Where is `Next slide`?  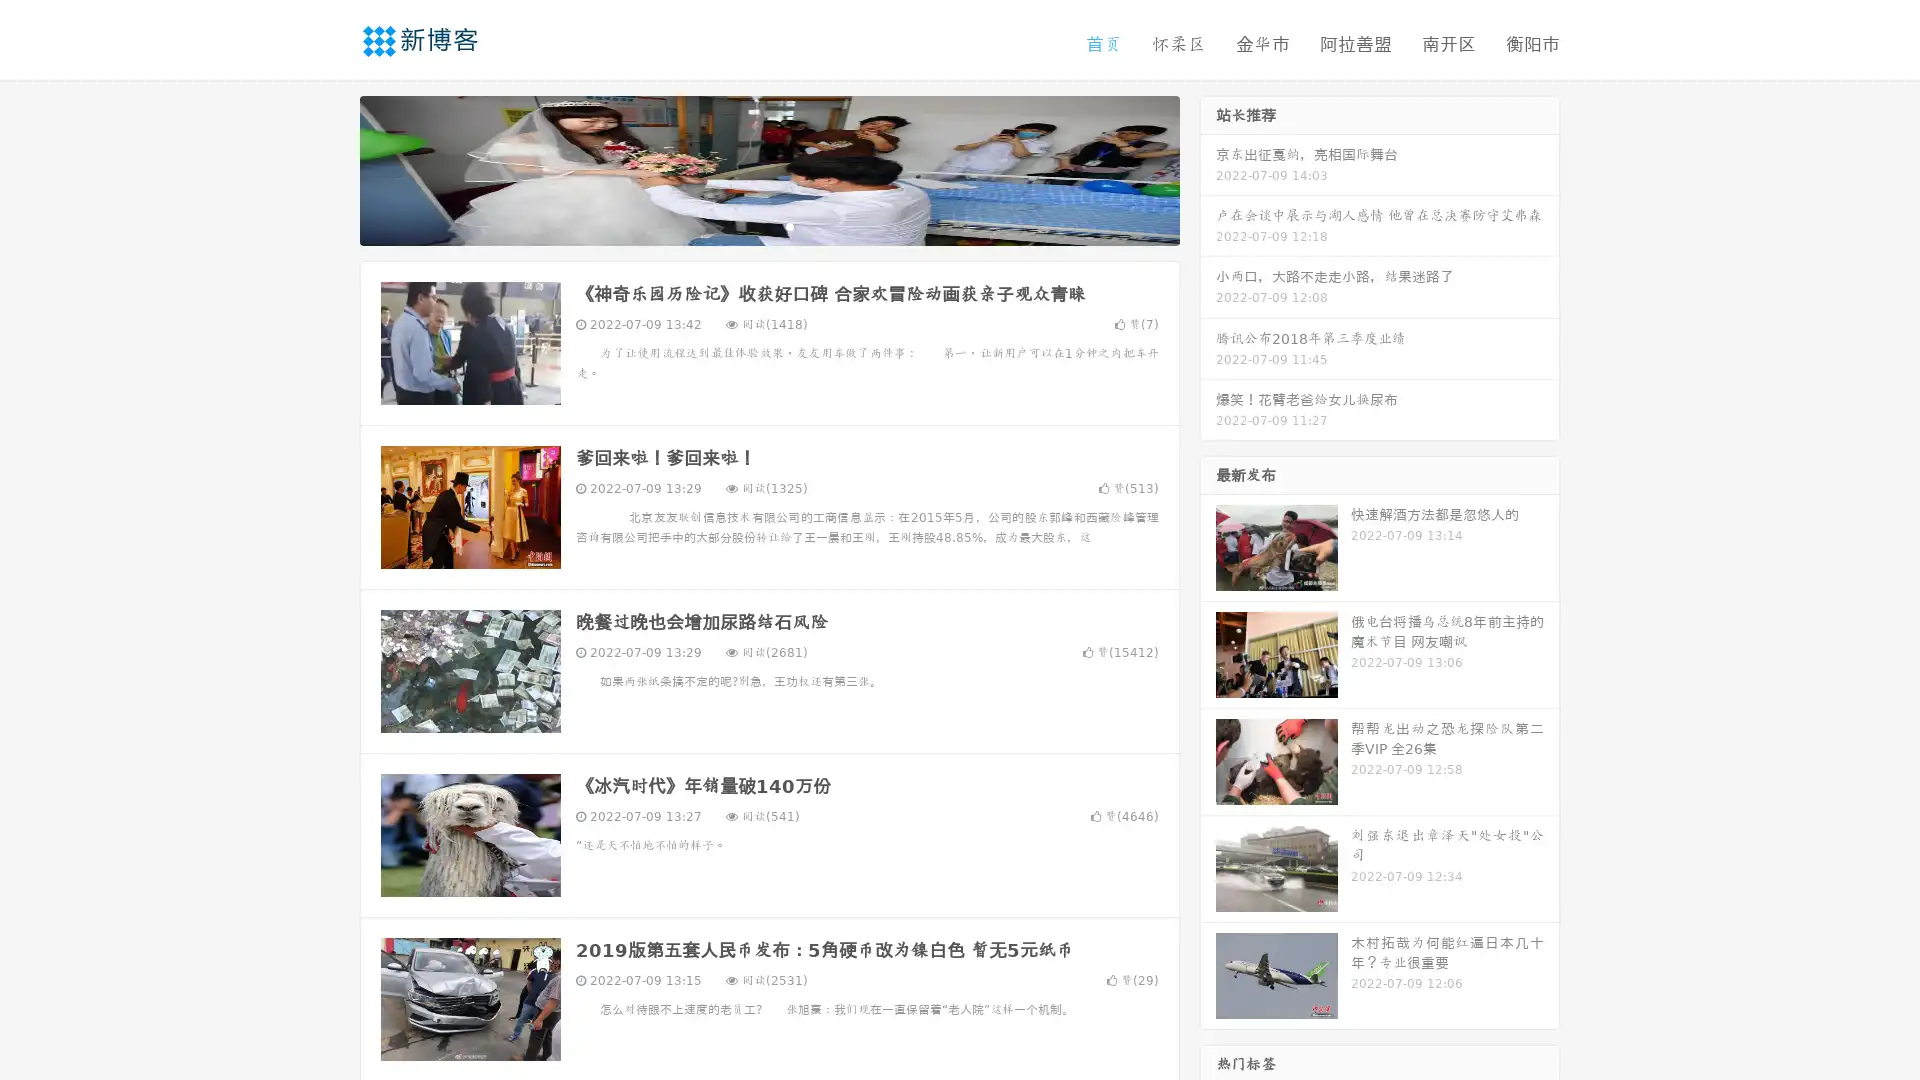 Next slide is located at coordinates (1208, 168).